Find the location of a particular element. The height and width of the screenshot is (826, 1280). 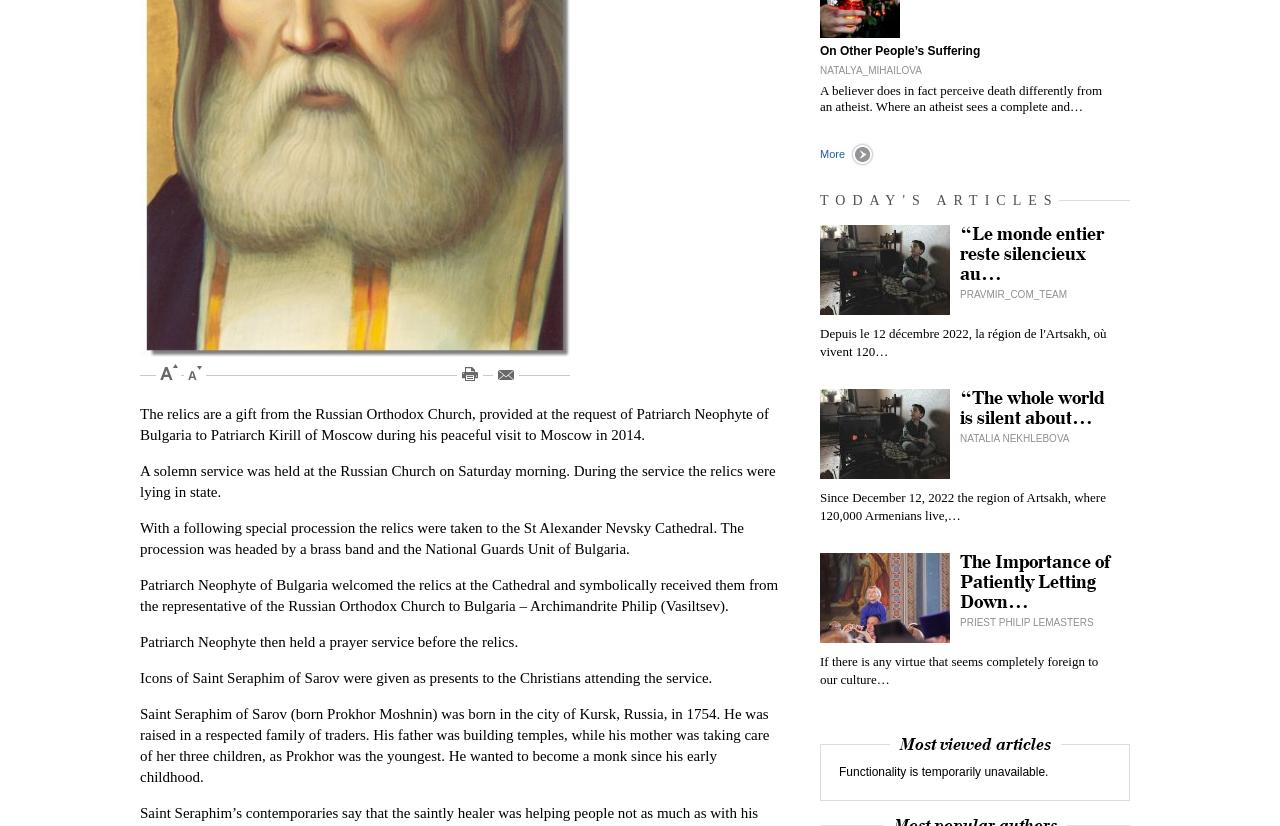

'natalya_mihailova' is located at coordinates (819, 70).